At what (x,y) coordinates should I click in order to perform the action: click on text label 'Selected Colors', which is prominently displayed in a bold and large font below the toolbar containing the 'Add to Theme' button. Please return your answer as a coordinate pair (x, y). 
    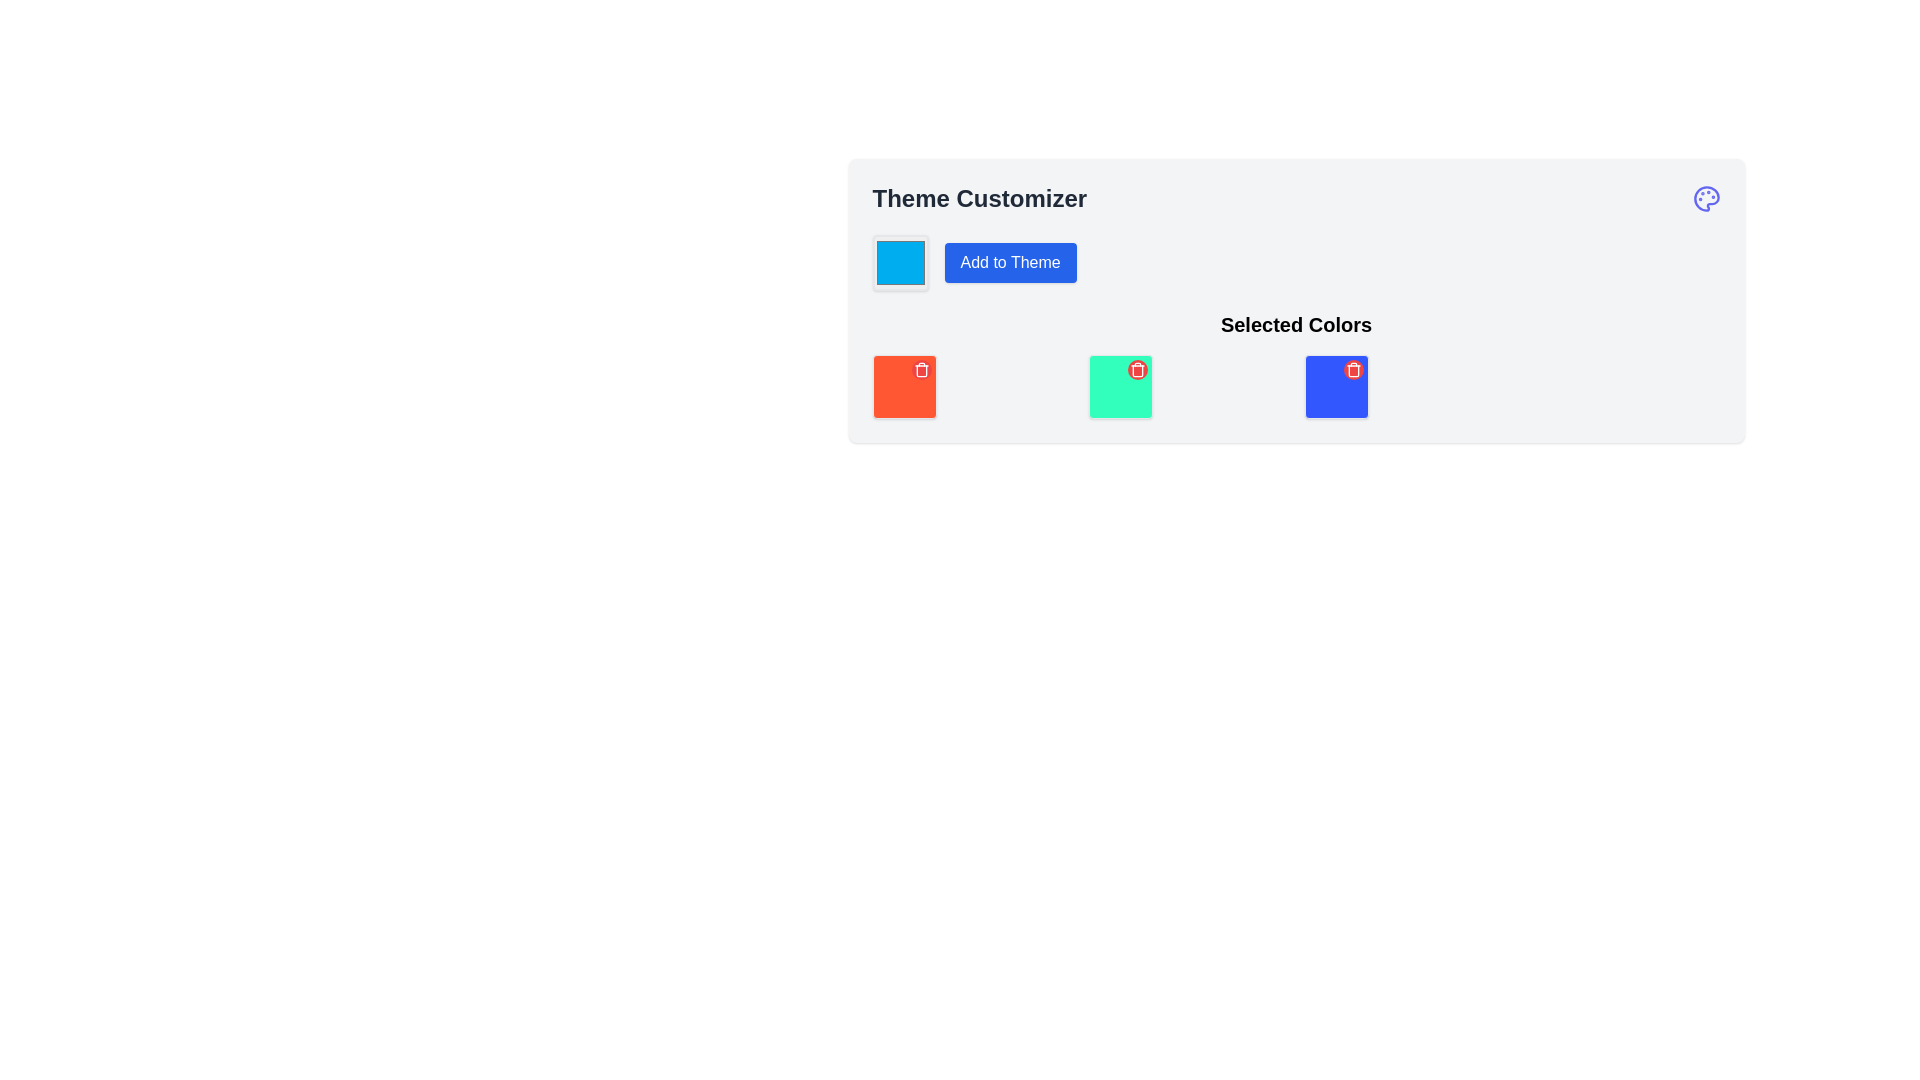
    Looking at the image, I should click on (1296, 323).